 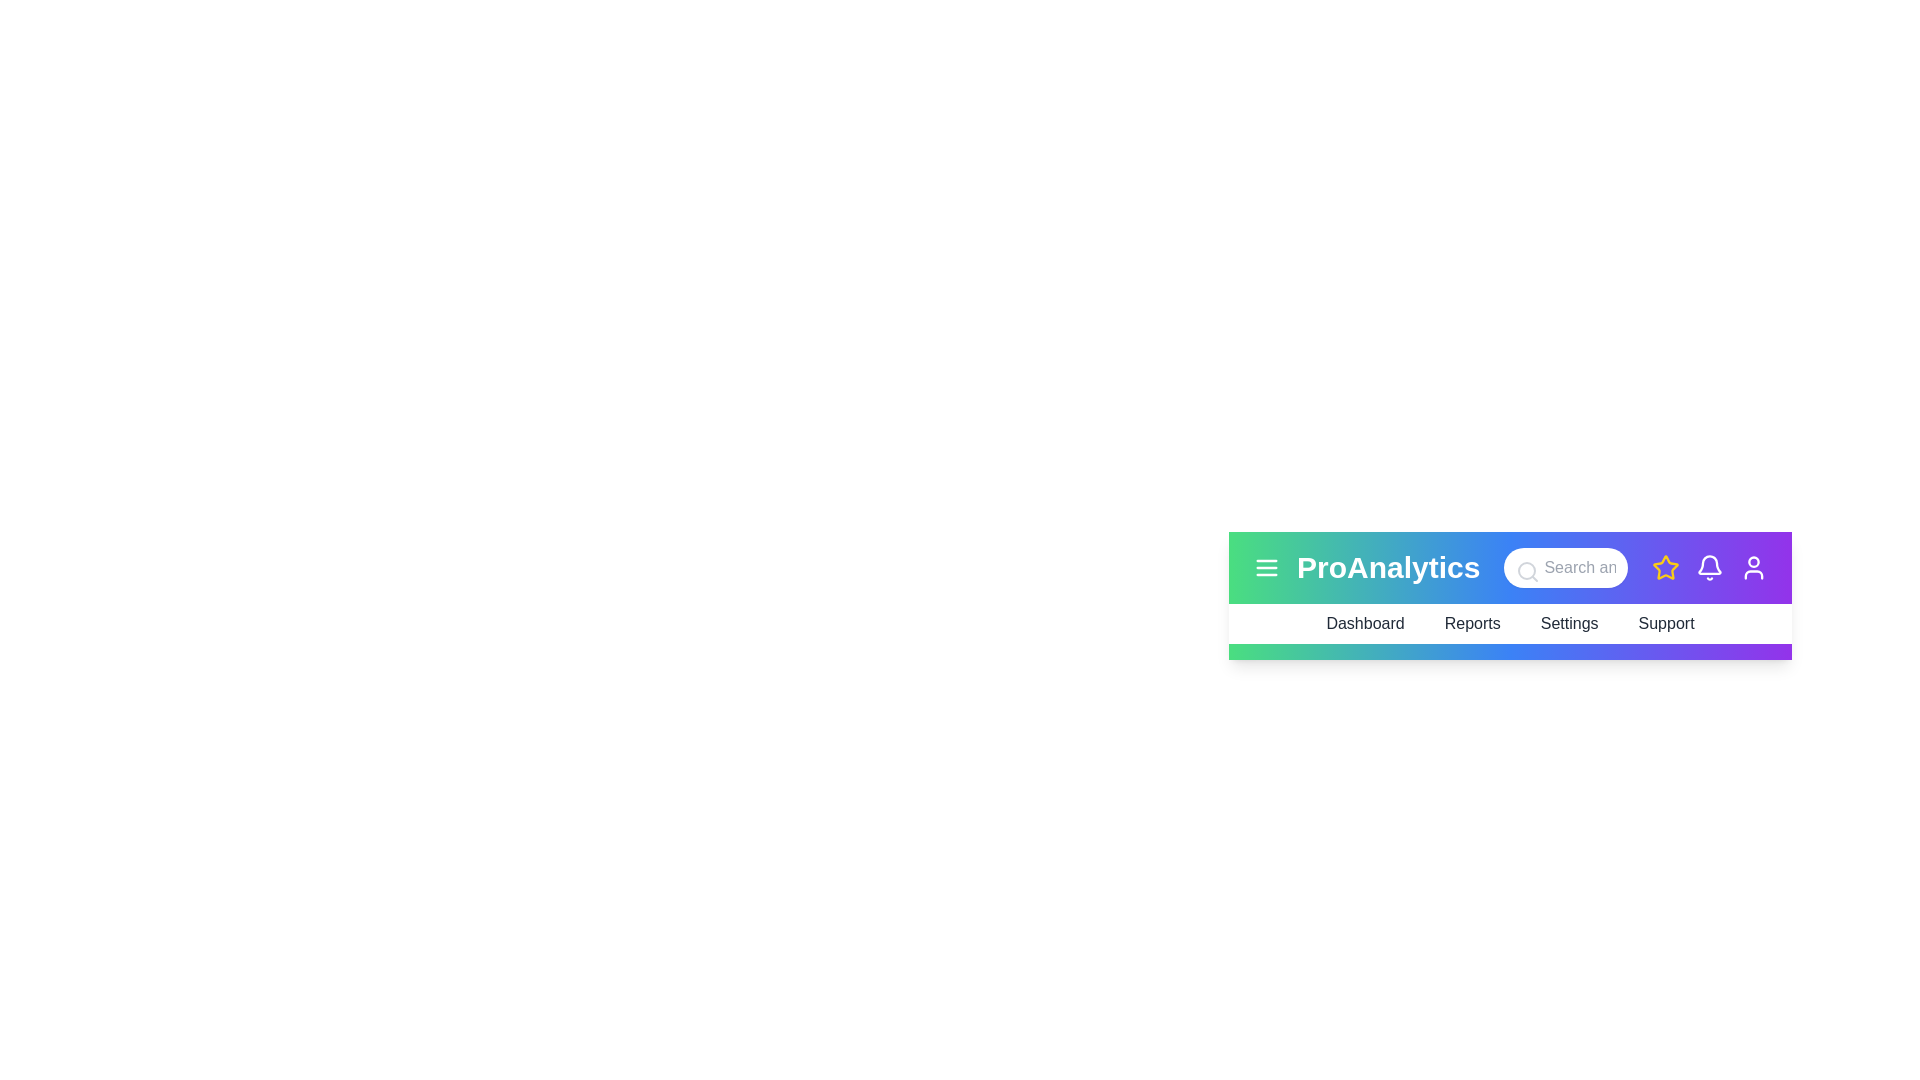 What do you see at coordinates (1364, 623) in the screenshot?
I see `the menu option Dashboard` at bounding box center [1364, 623].